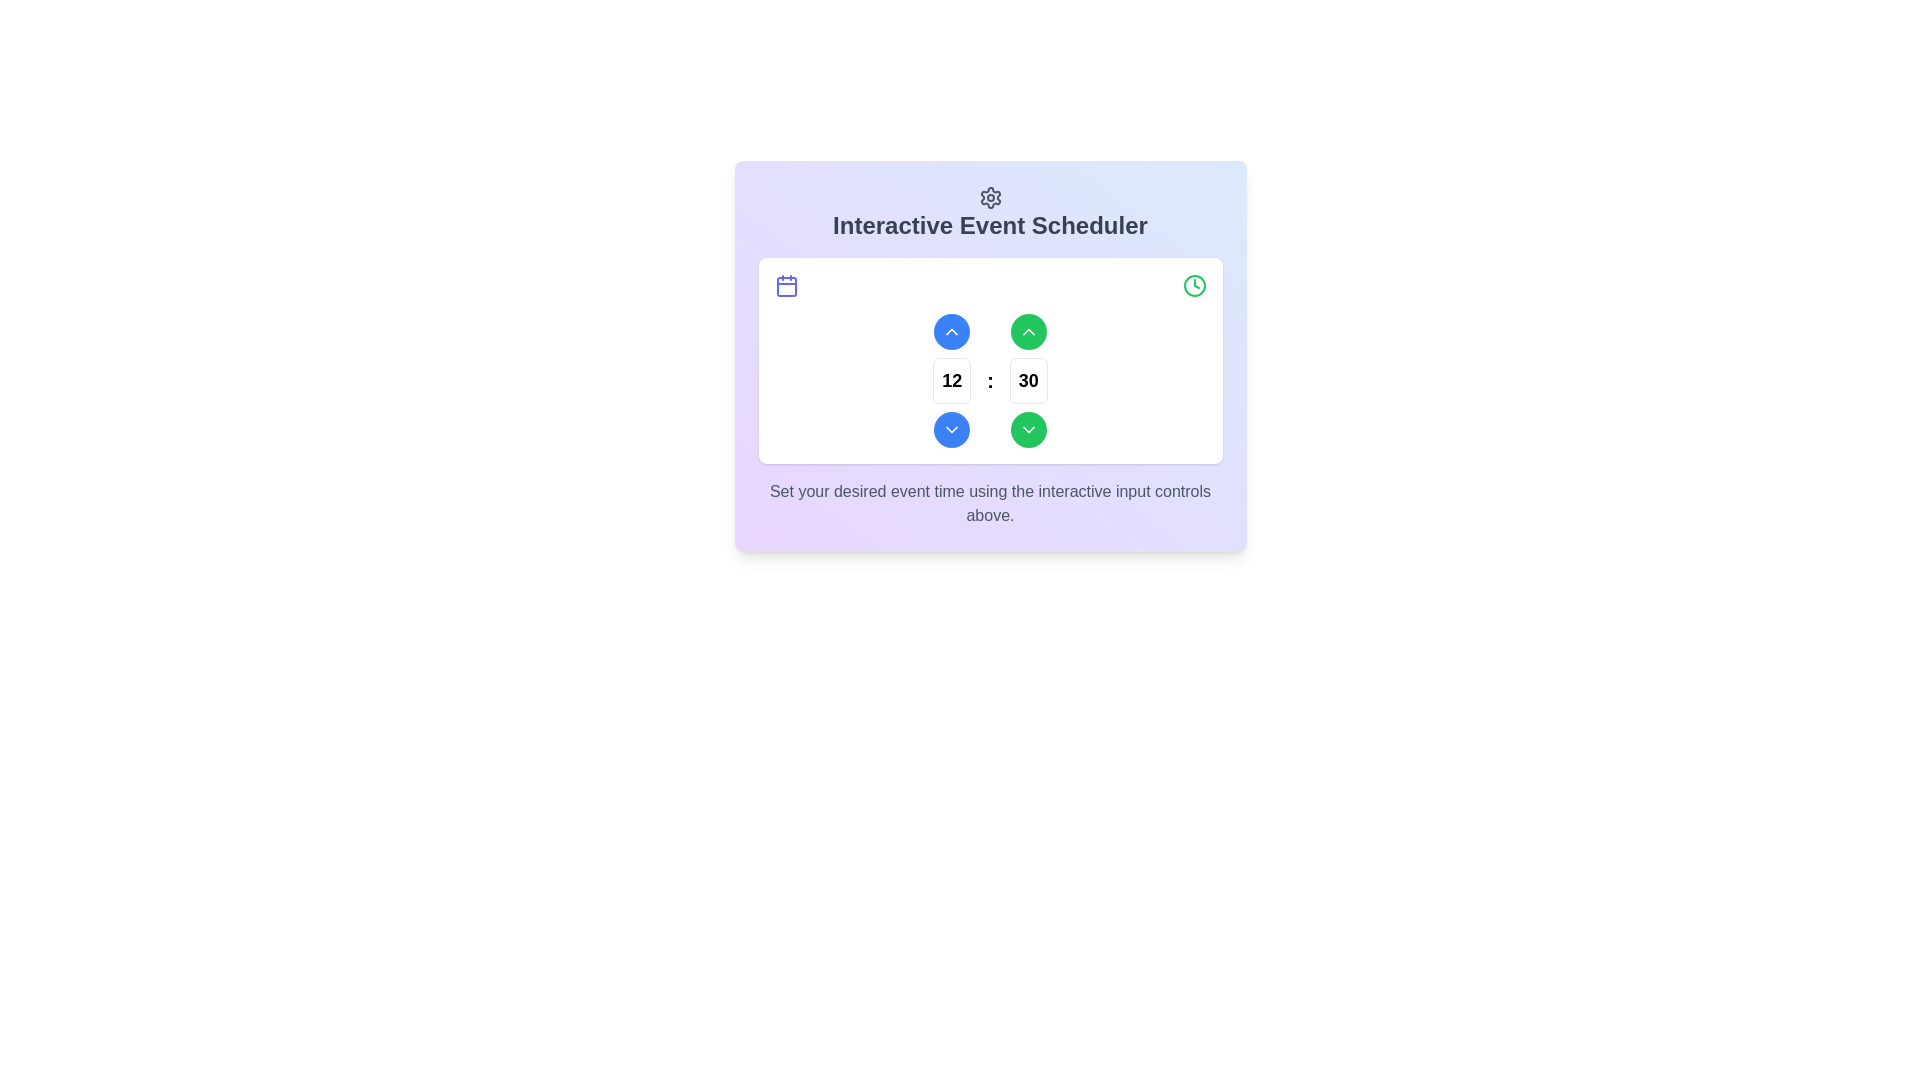 This screenshot has height=1080, width=1920. I want to click on the text label displaying 'Interactive Event Scheduler', which is styled in bold gray font and is positioned prominently near the top center of the layout, below a gear icon and above the interactive scheduler input area, so click(990, 225).